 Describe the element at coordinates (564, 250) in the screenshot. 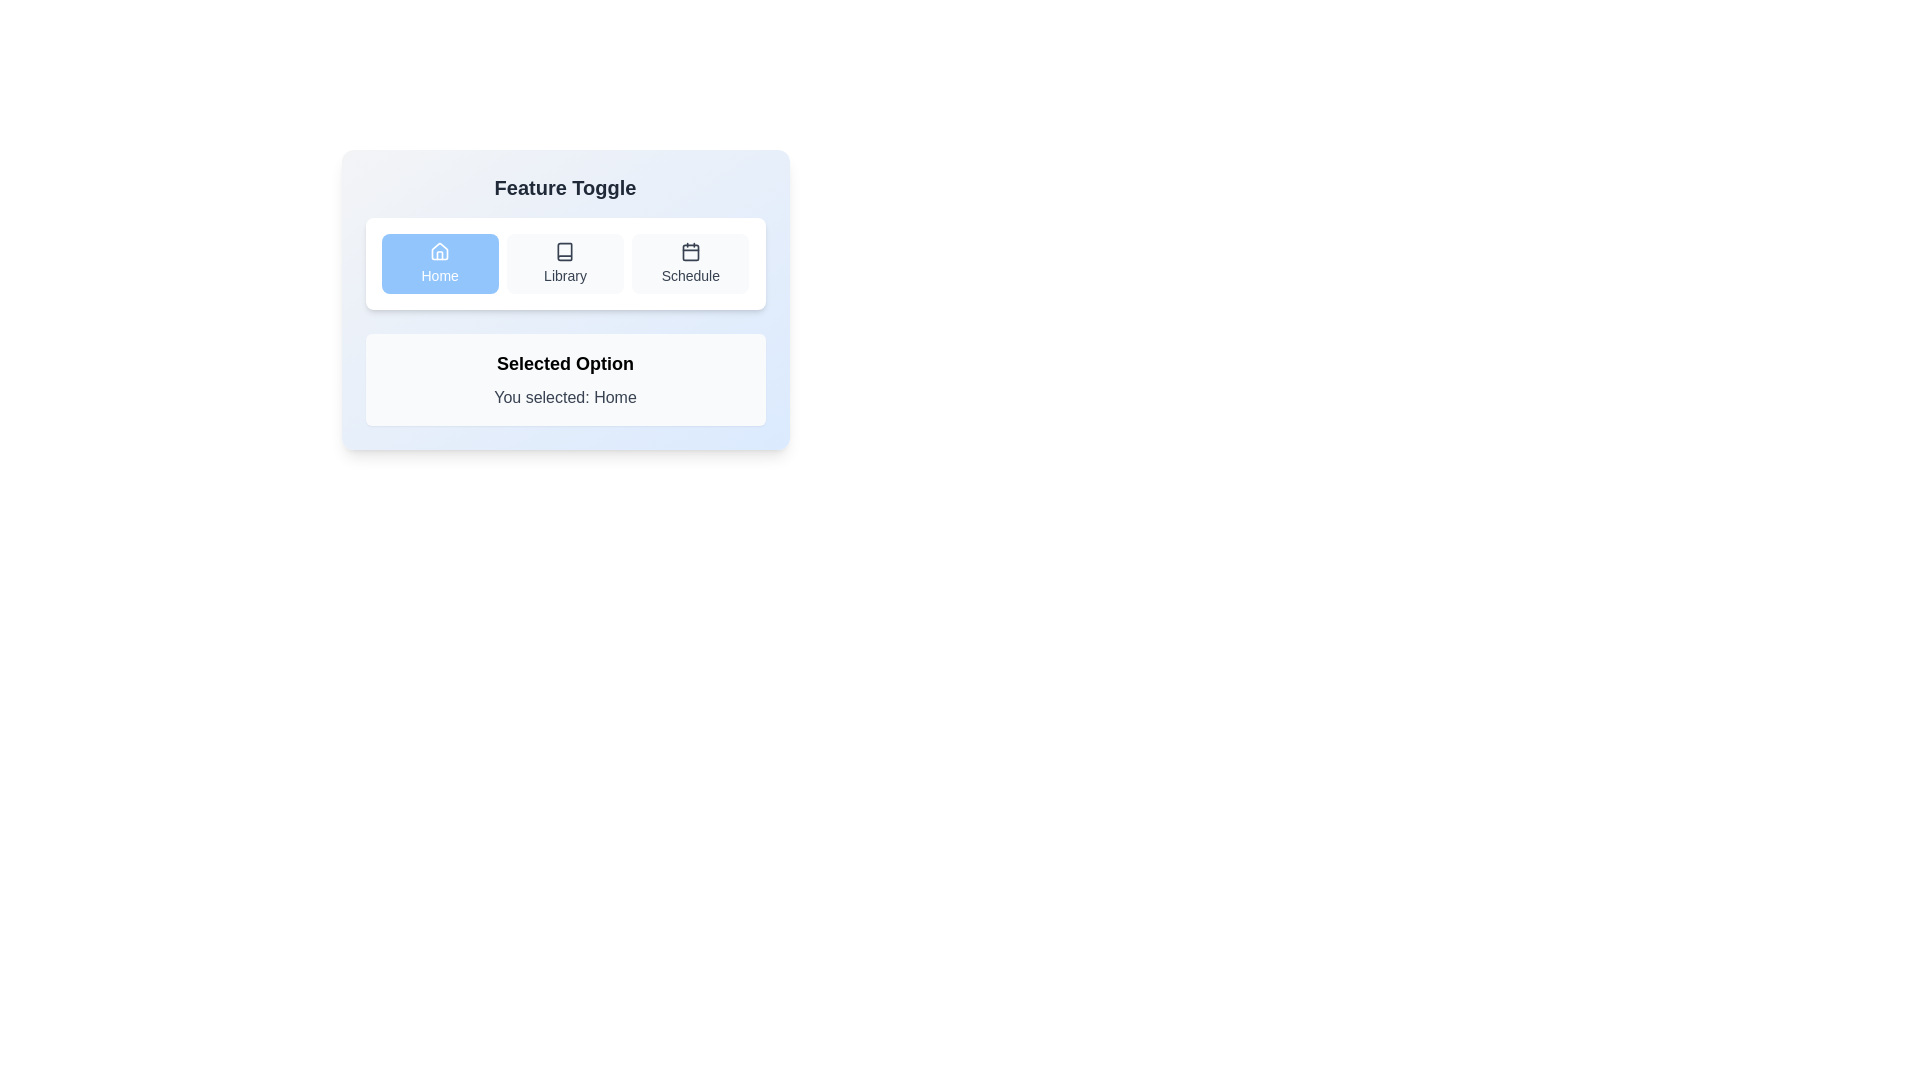

I see `the 'Library' icon, which is a graphical representation of a book's cover and pages, located in the middle section of a three-option toggle interface between the 'Home' and 'Schedule' icons` at that location.